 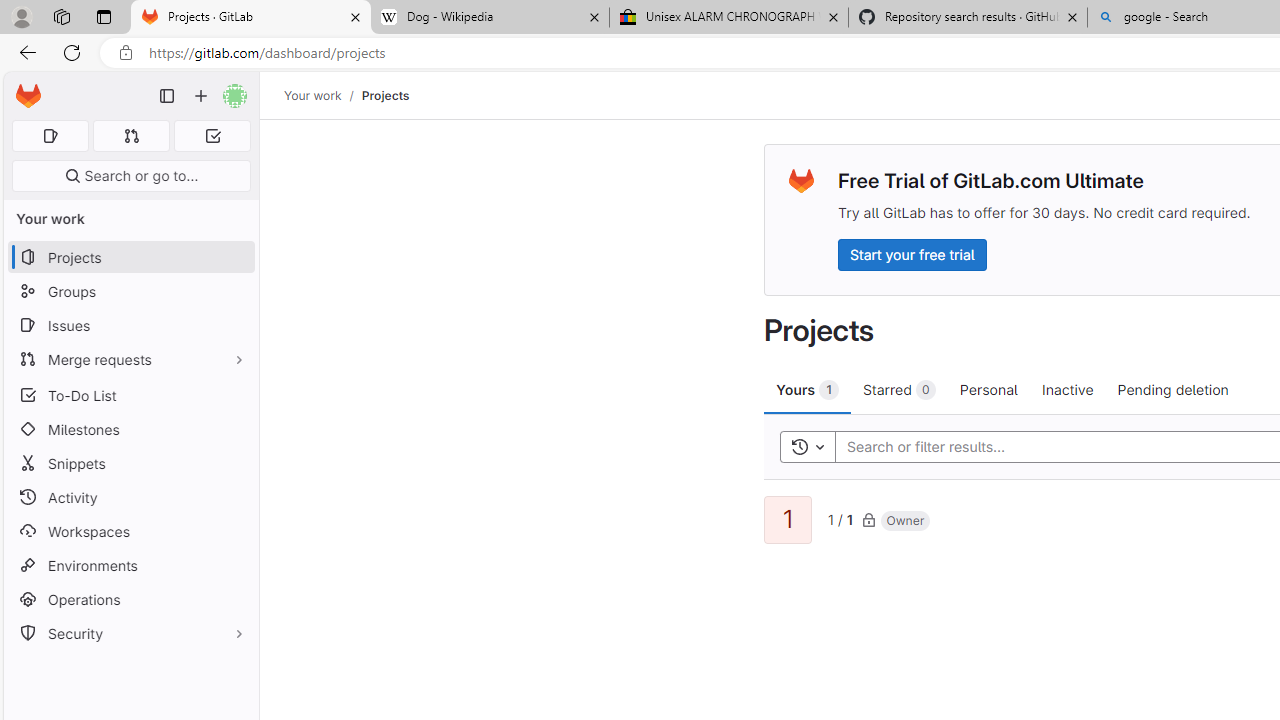 What do you see at coordinates (130, 135) in the screenshot?
I see `'Merge requests 0'` at bounding box center [130, 135].